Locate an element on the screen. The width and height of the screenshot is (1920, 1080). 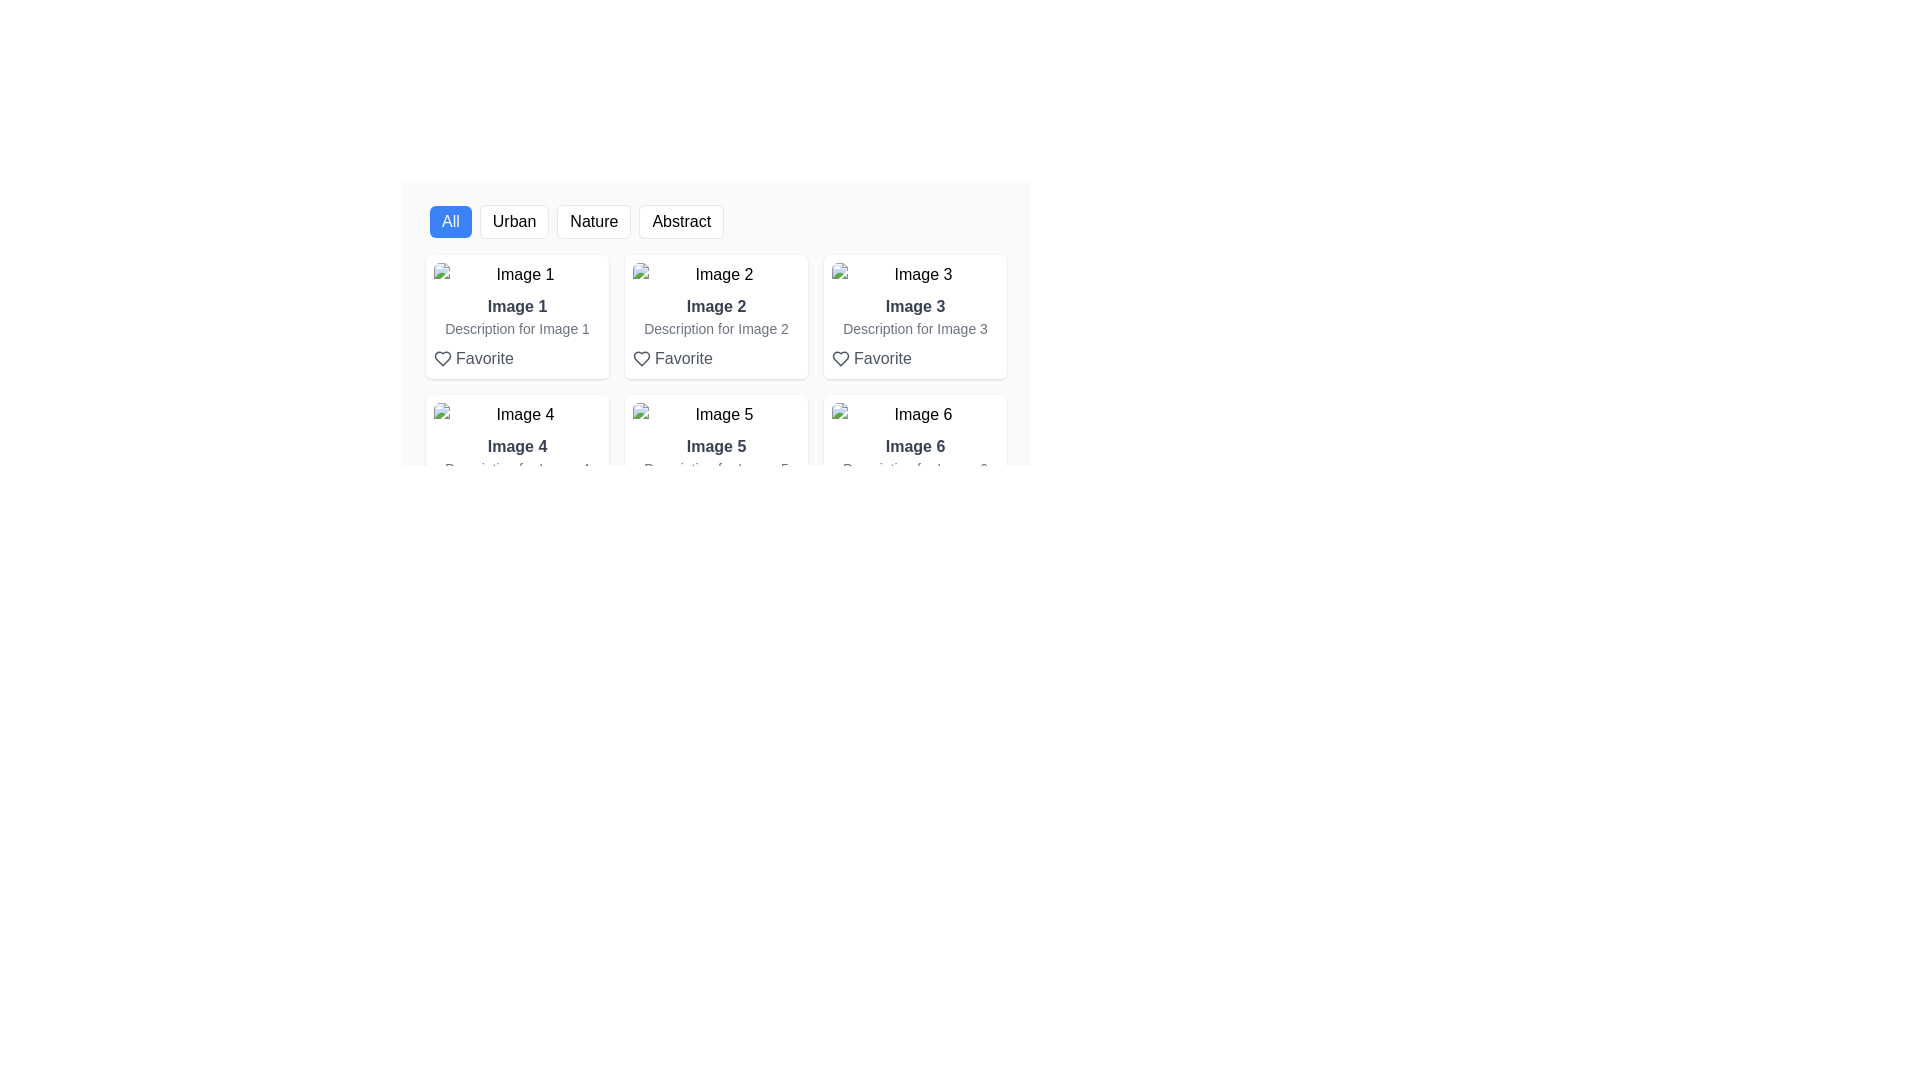
the 'Urban' button, which is a rectangular button with a white background and bold black text is located at coordinates (514, 222).